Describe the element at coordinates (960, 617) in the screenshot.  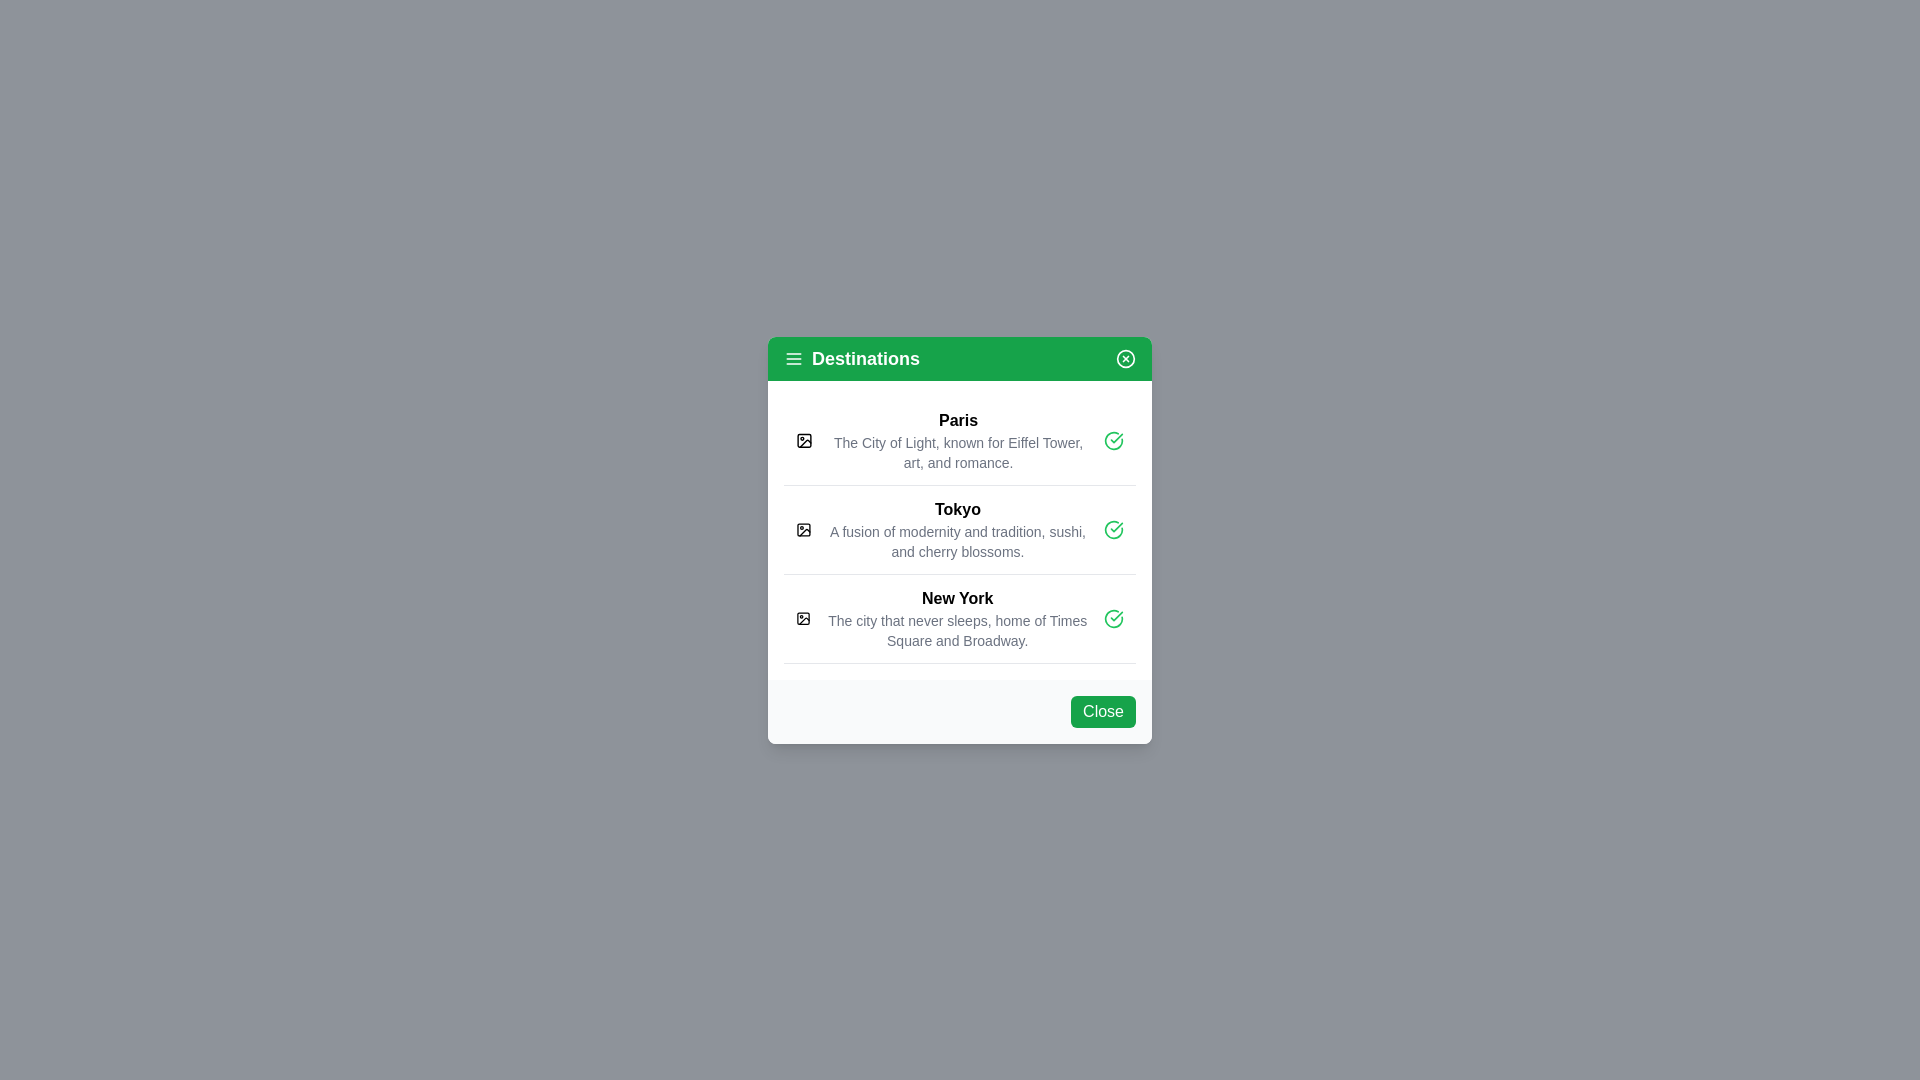
I see `the selectable list item representing the city 'New York'` at that location.